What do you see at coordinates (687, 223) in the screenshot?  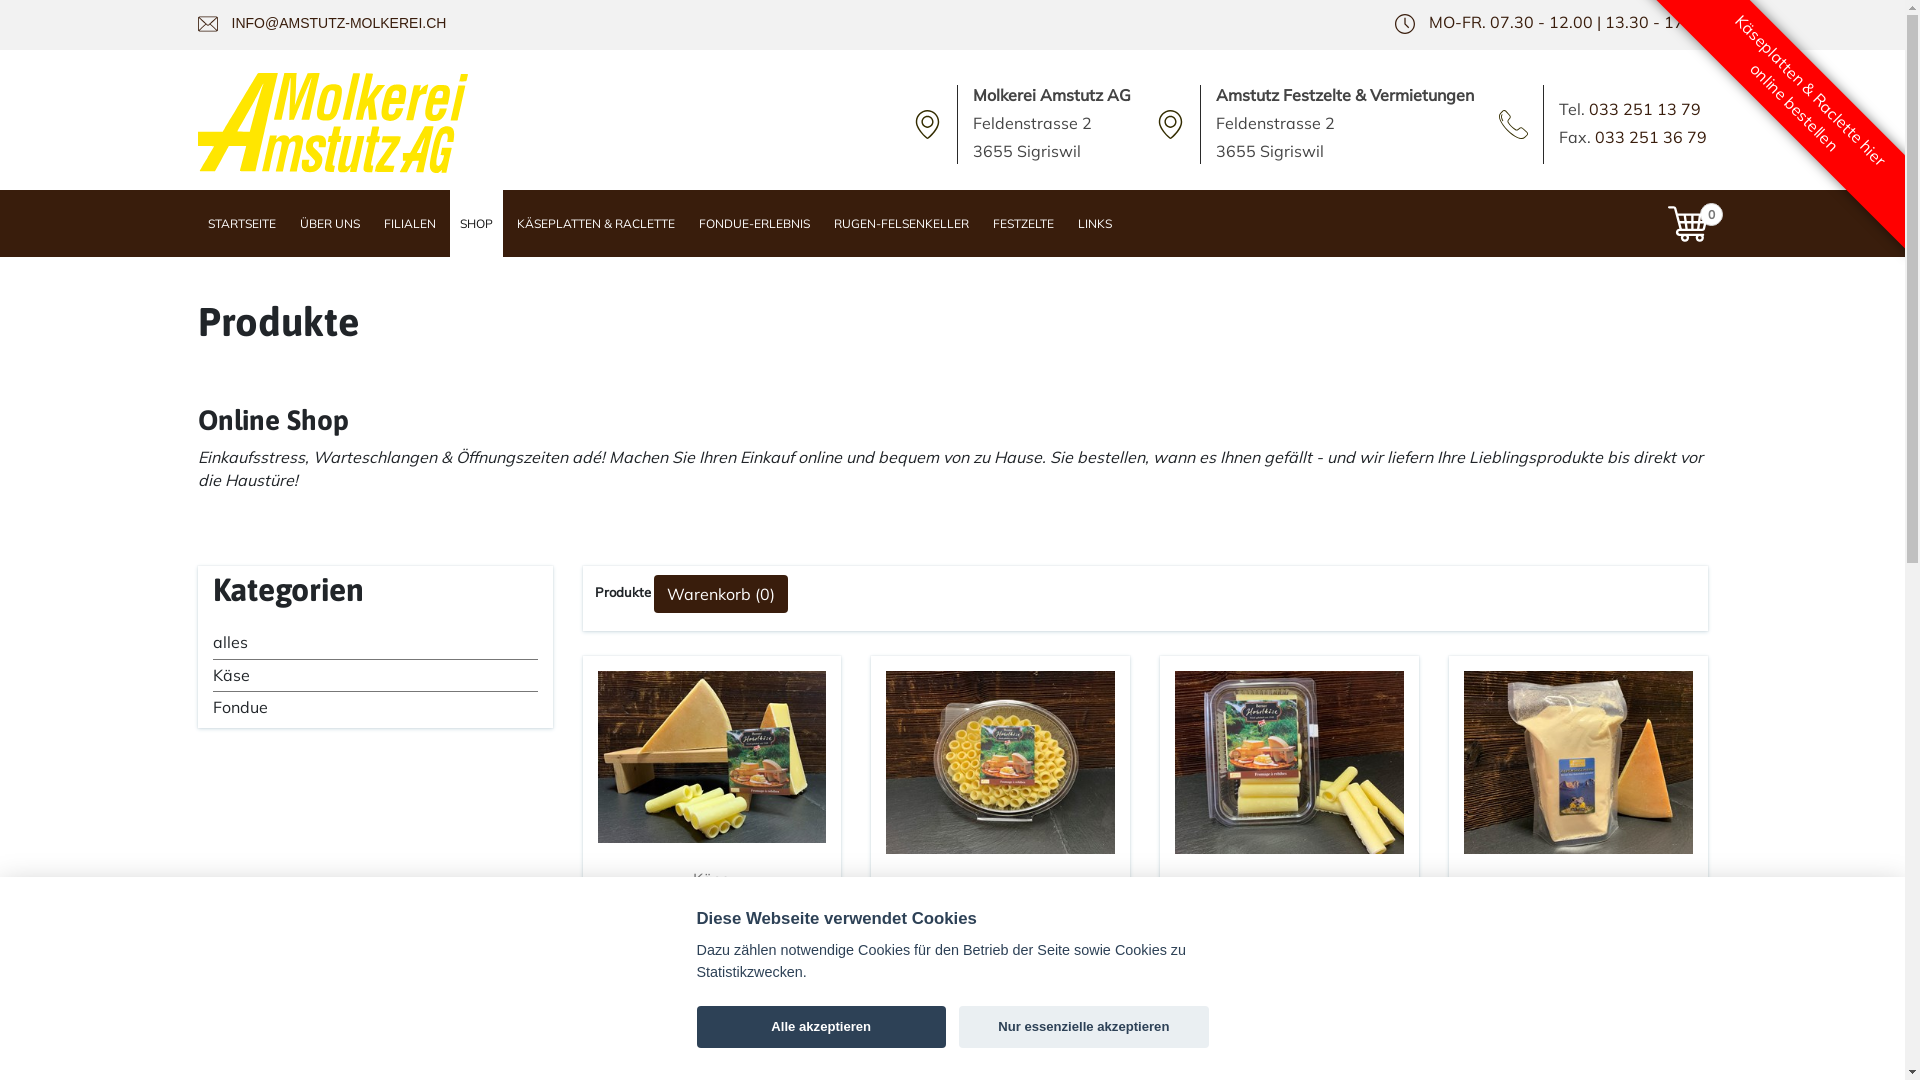 I see `'FONDUE-ERLEBNIS'` at bounding box center [687, 223].